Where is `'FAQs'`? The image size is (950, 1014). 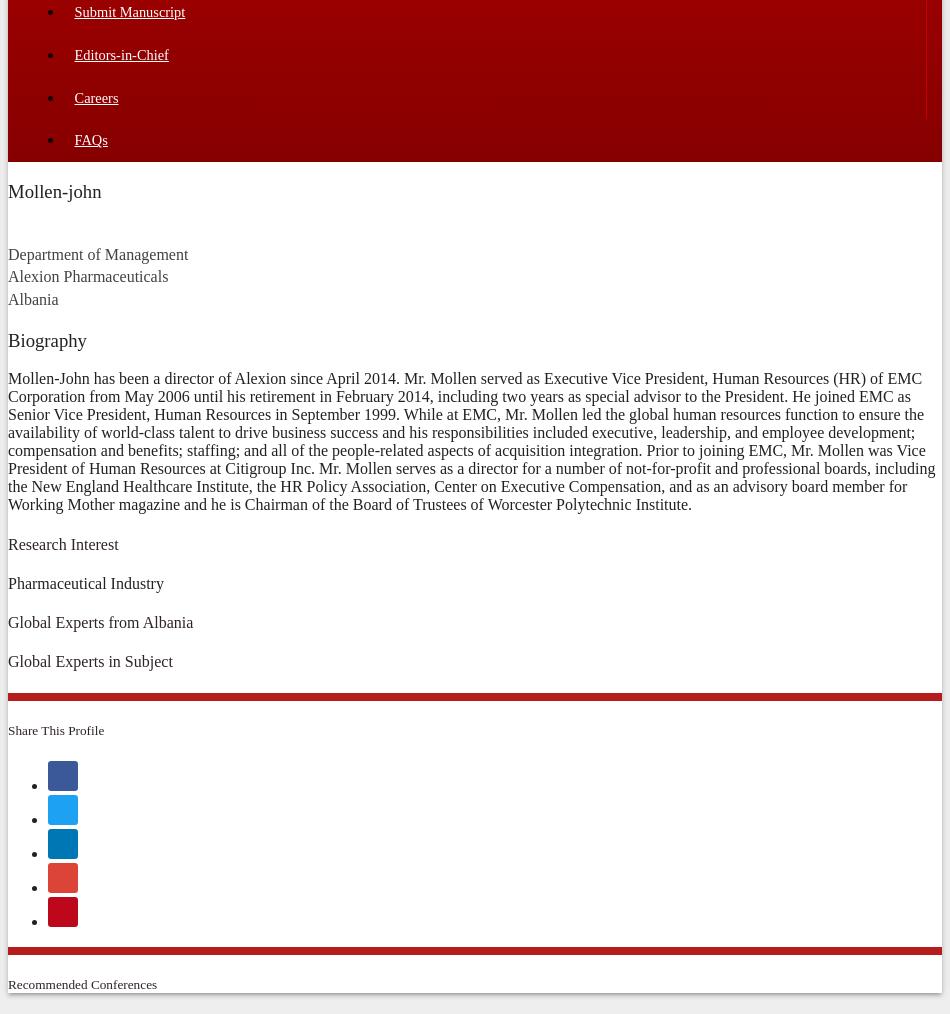 'FAQs' is located at coordinates (90, 140).